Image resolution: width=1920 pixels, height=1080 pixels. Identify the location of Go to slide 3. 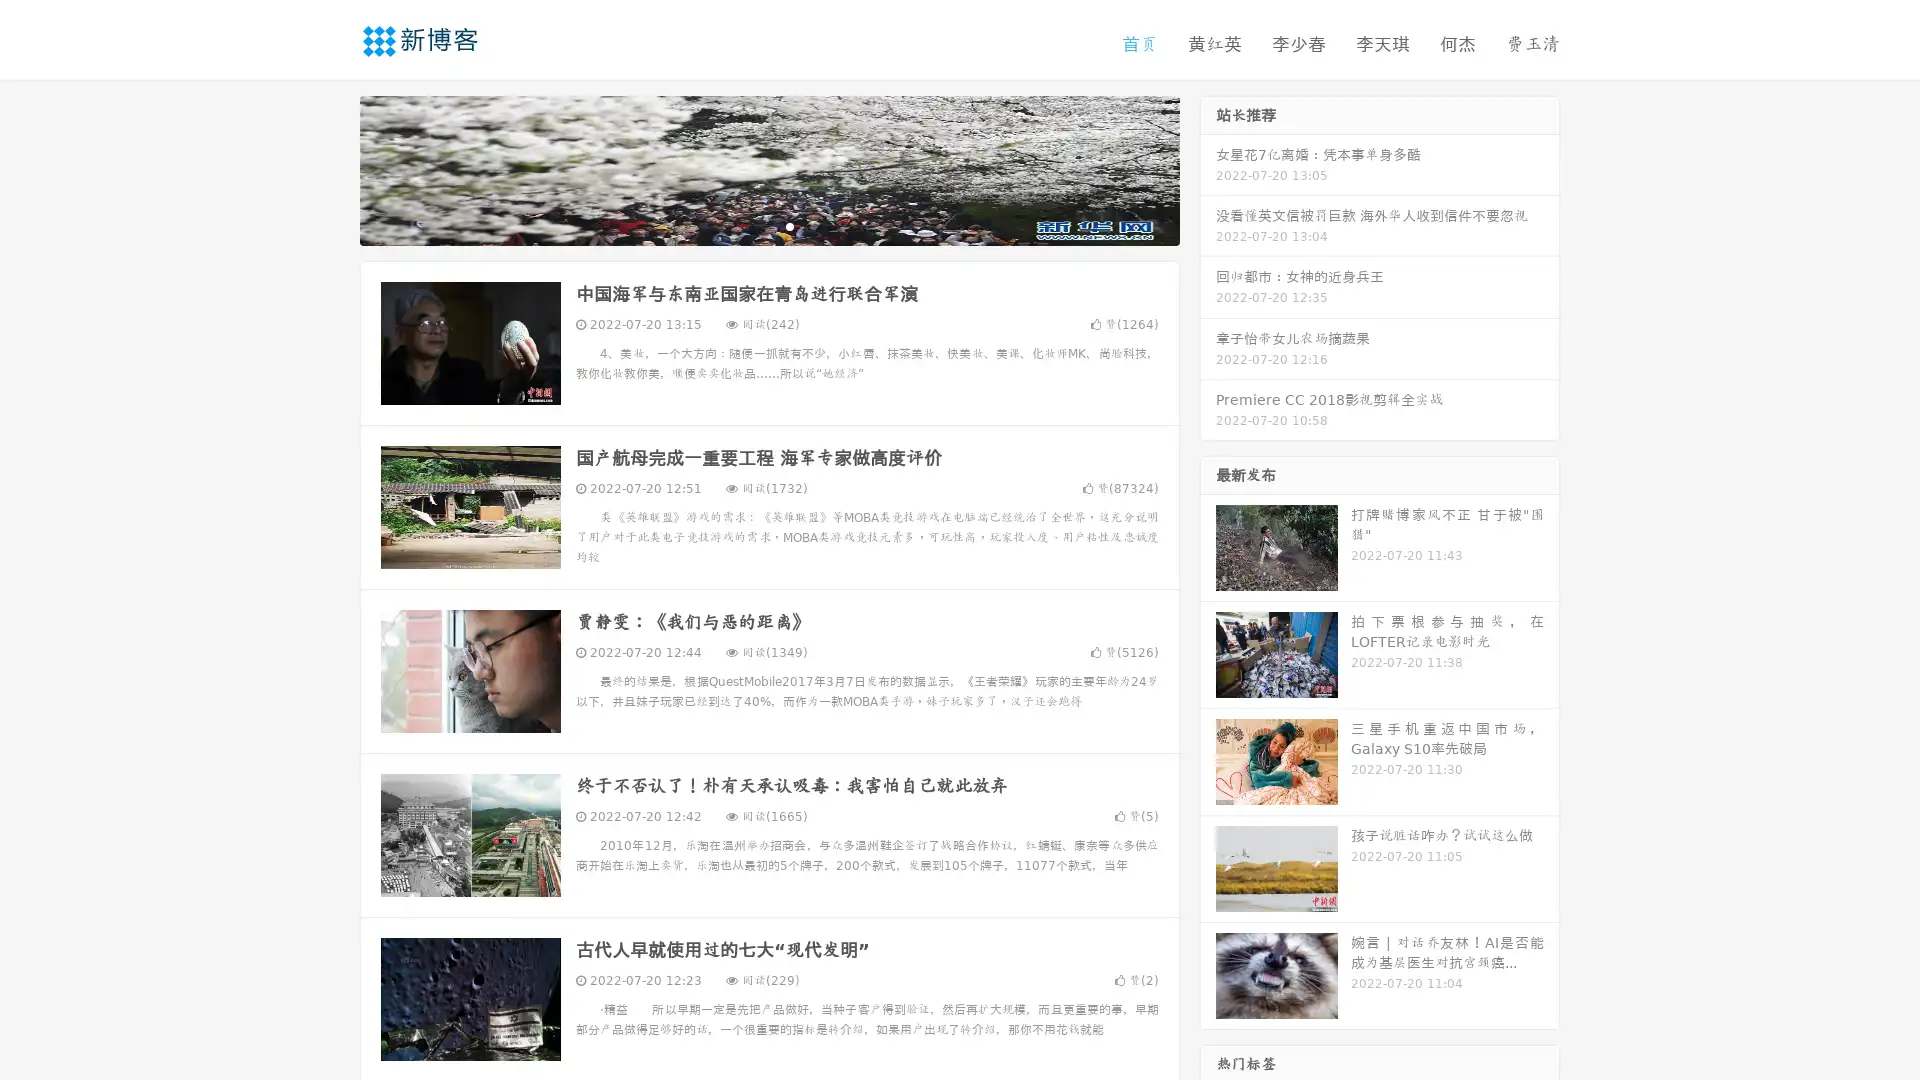
(789, 225).